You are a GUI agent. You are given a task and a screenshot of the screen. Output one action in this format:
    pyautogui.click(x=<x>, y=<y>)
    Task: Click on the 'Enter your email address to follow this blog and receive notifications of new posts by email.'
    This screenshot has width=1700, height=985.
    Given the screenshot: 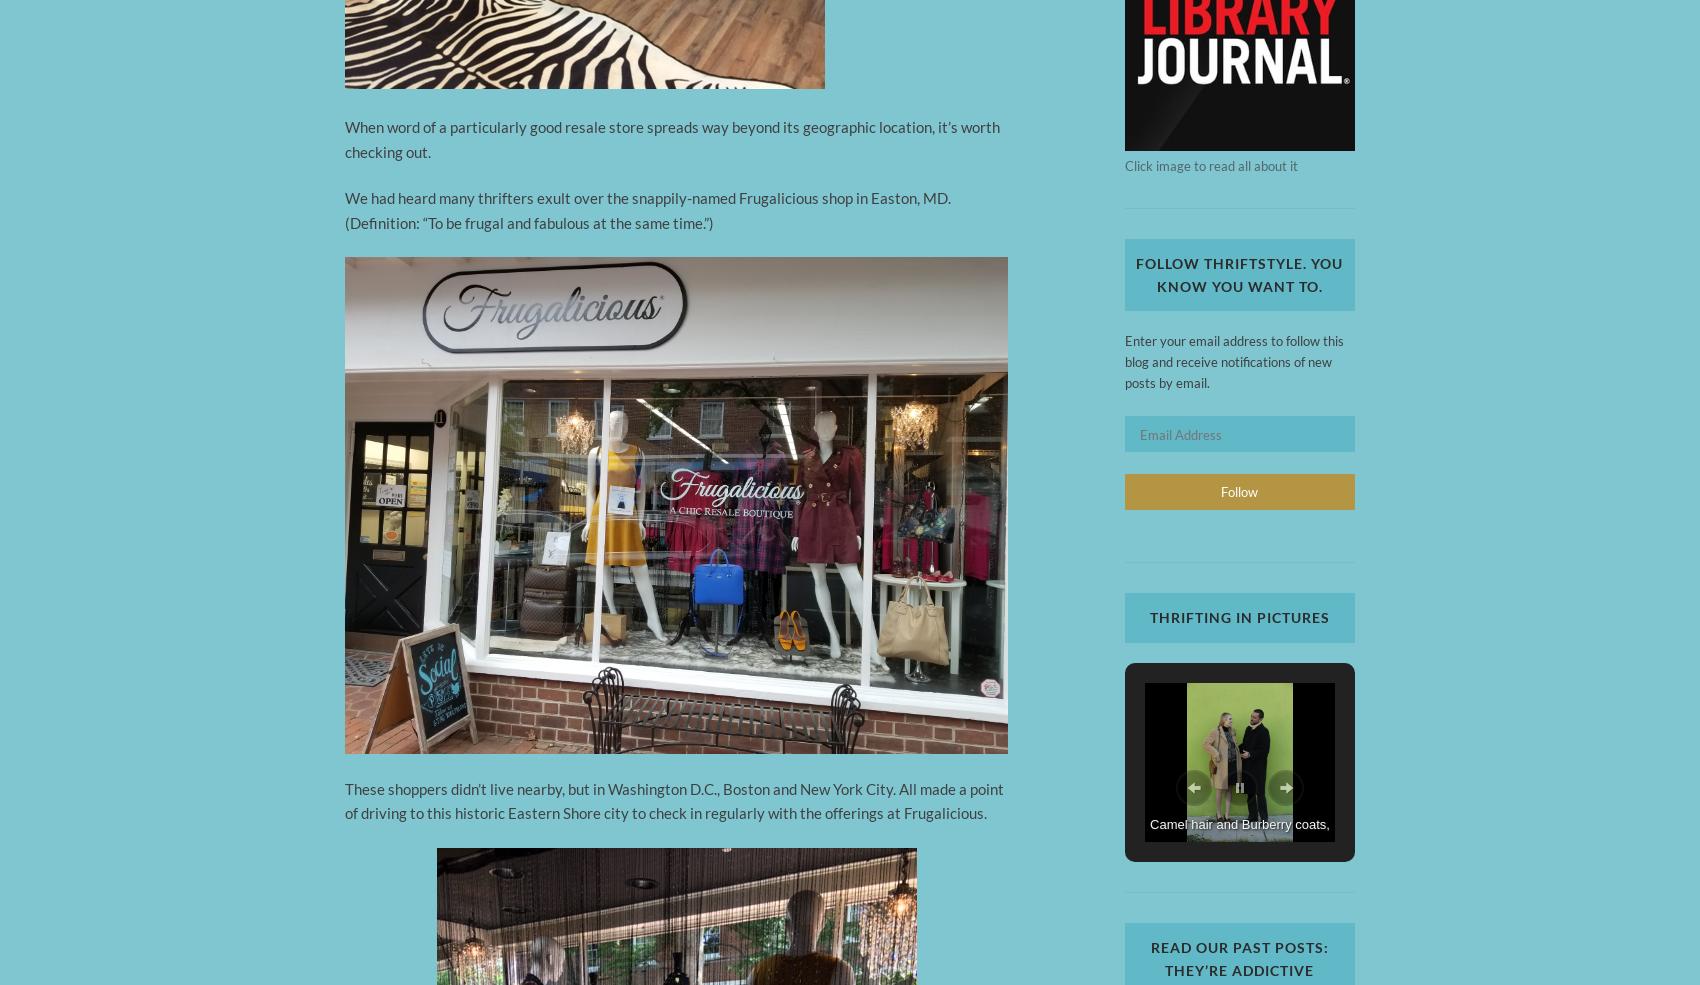 What is the action you would take?
    pyautogui.click(x=1232, y=361)
    